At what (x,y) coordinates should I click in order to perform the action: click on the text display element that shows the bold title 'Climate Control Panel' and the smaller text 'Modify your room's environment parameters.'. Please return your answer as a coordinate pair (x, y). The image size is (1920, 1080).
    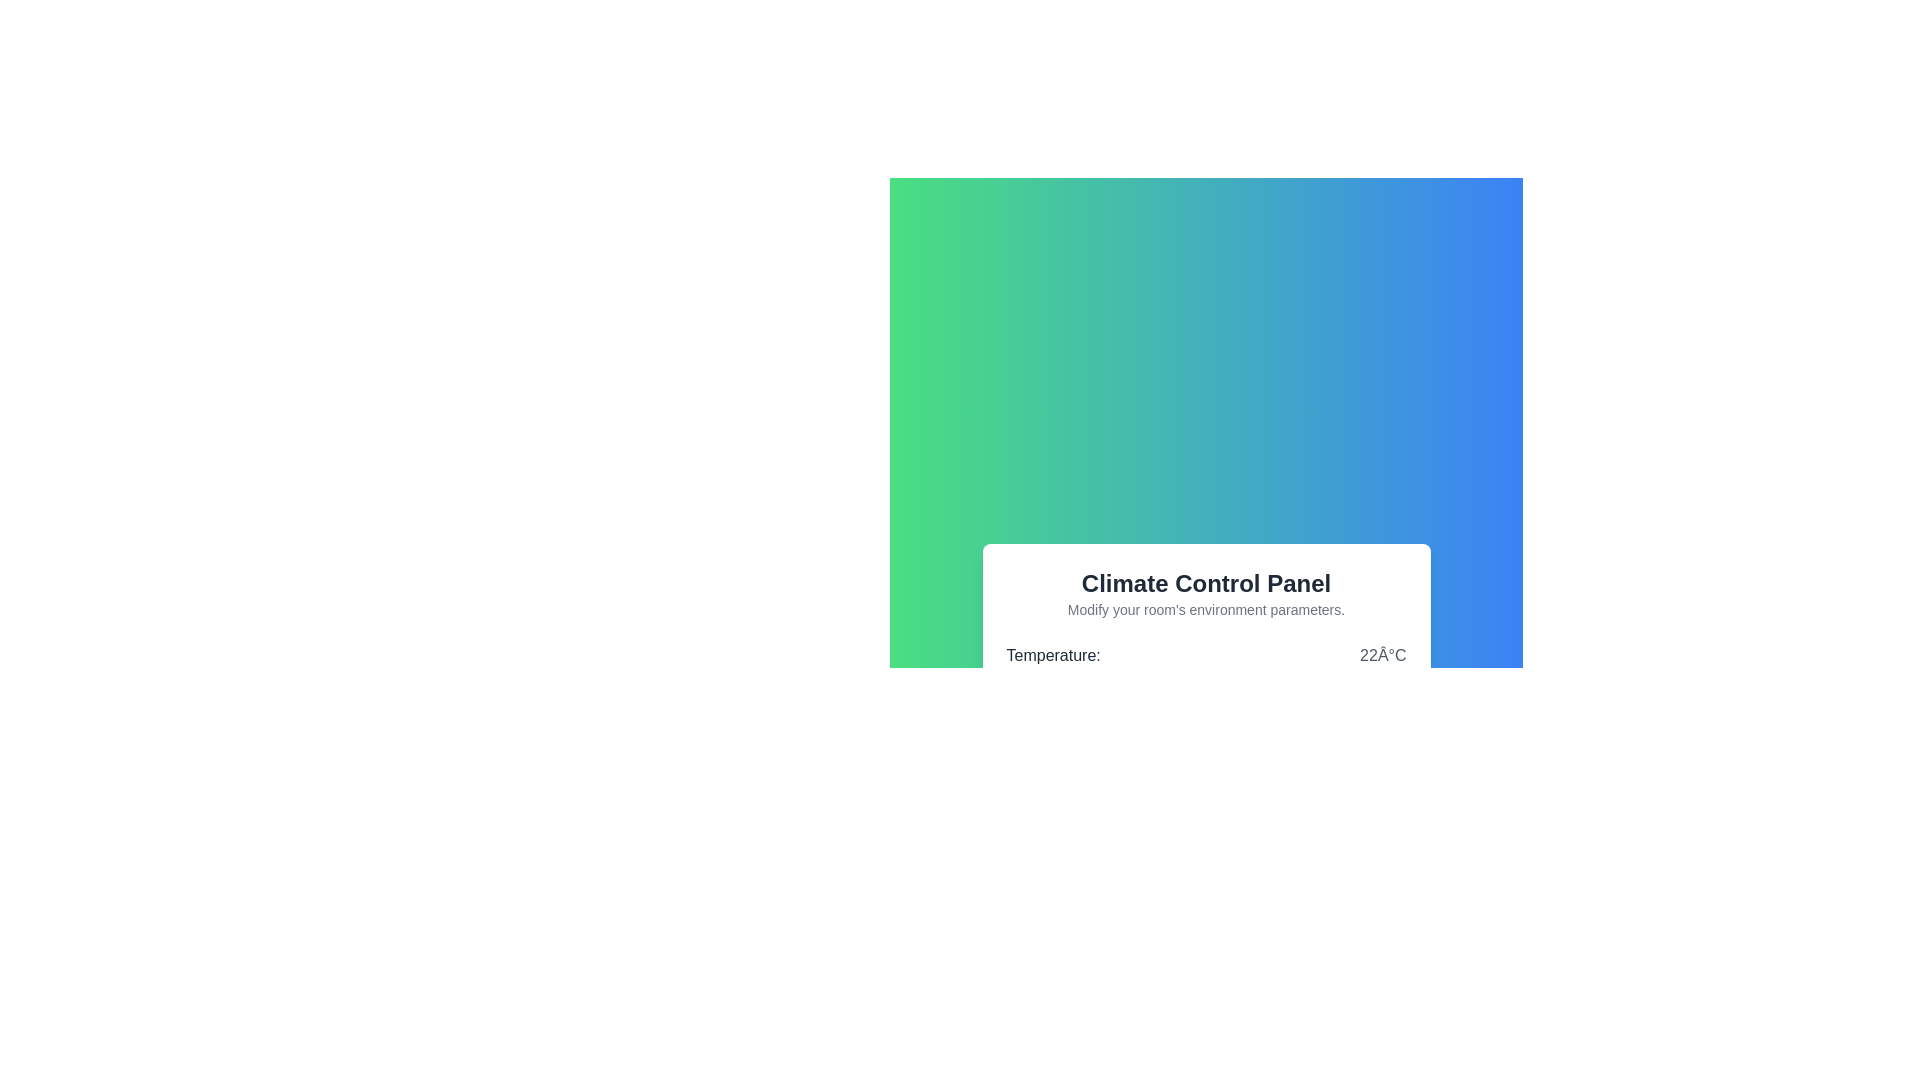
    Looking at the image, I should click on (1205, 593).